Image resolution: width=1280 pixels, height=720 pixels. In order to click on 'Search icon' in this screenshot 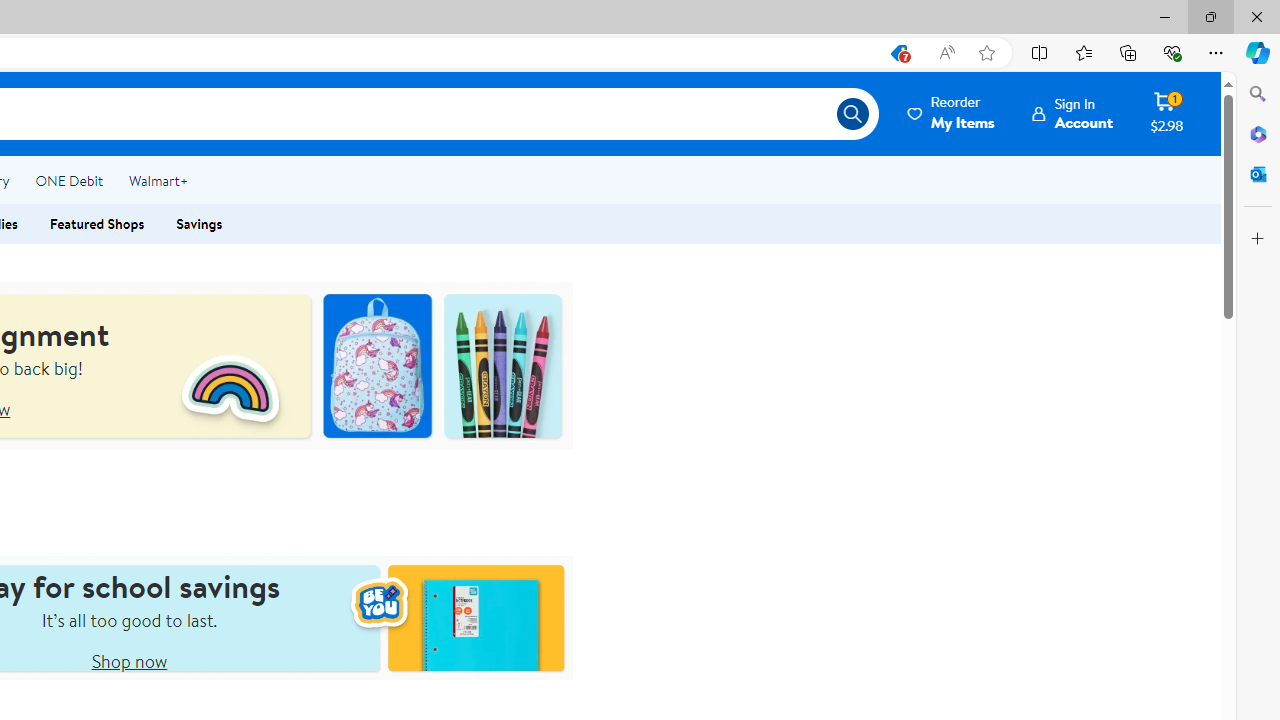, I will do `click(852, 114)`.